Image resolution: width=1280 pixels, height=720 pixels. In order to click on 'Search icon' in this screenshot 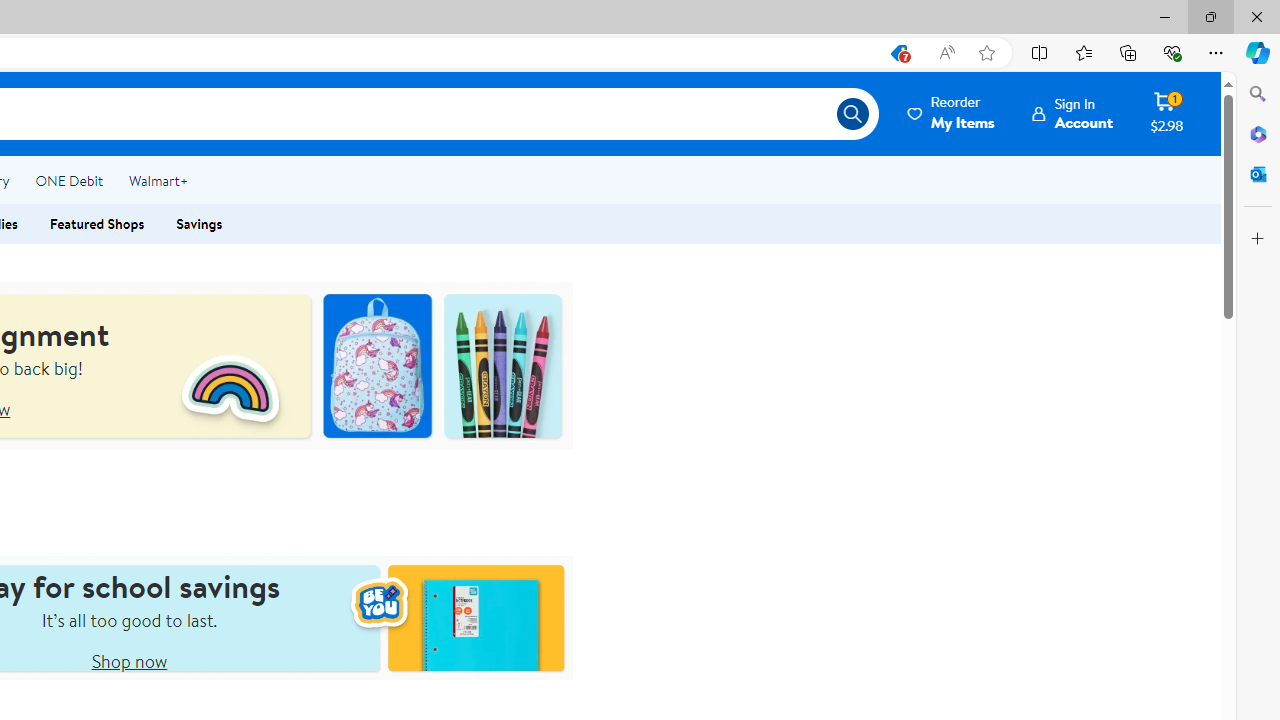, I will do `click(852, 114)`.